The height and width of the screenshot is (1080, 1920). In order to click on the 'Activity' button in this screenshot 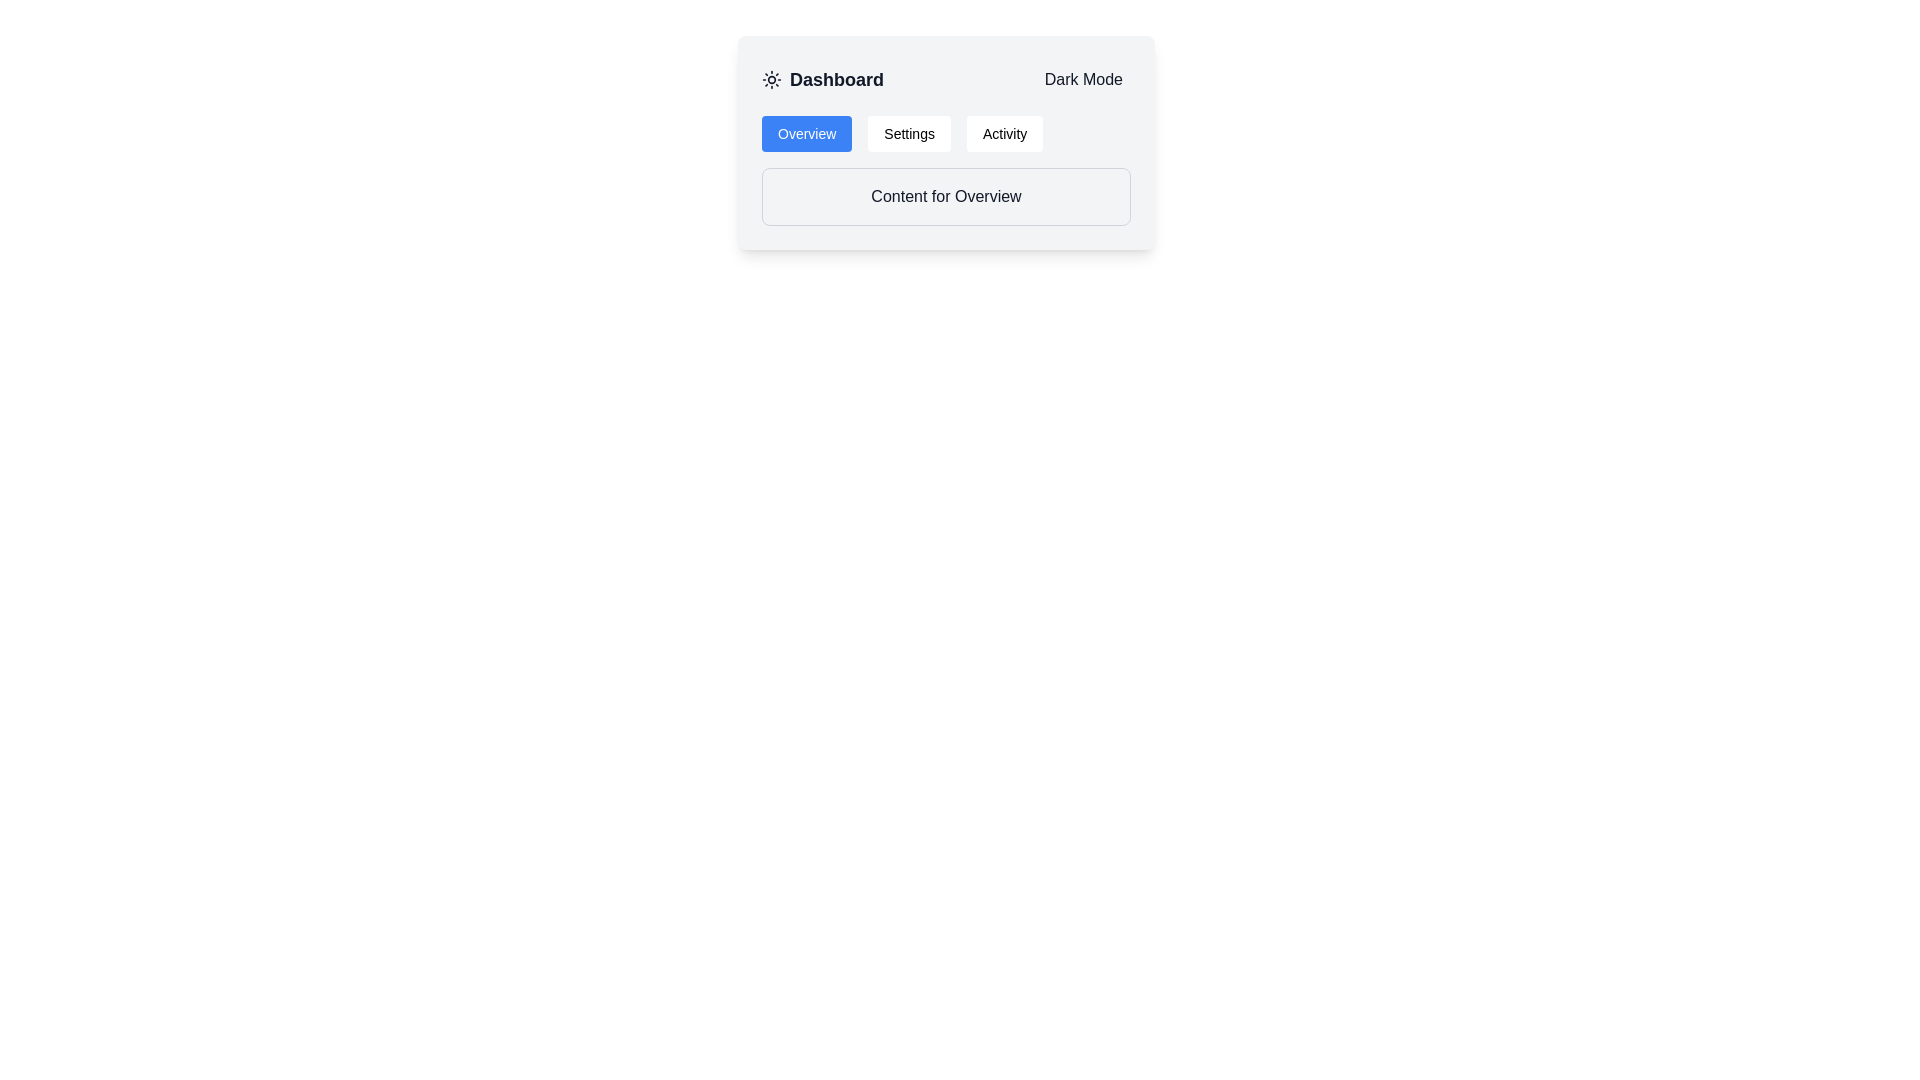, I will do `click(1005, 134)`.